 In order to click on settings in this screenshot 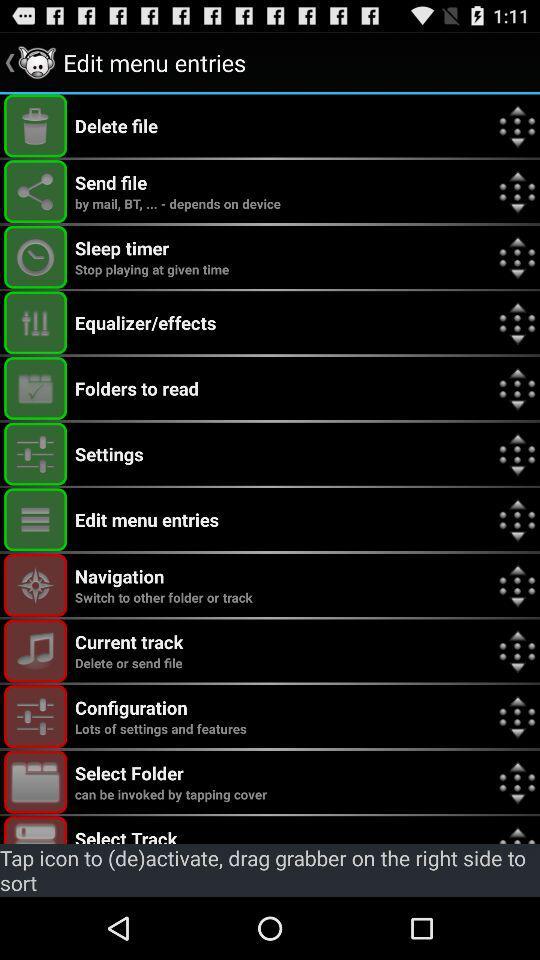, I will do `click(35, 716)`.